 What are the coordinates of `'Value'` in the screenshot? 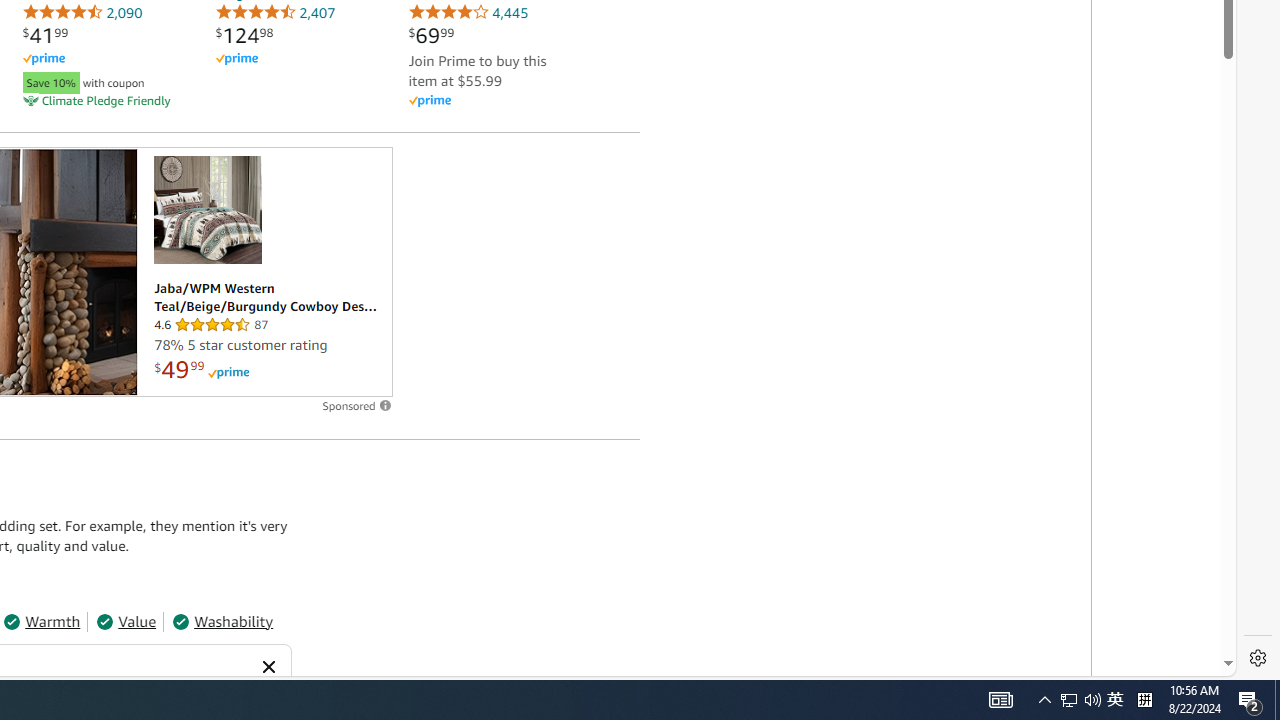 It's located at (125, 620).